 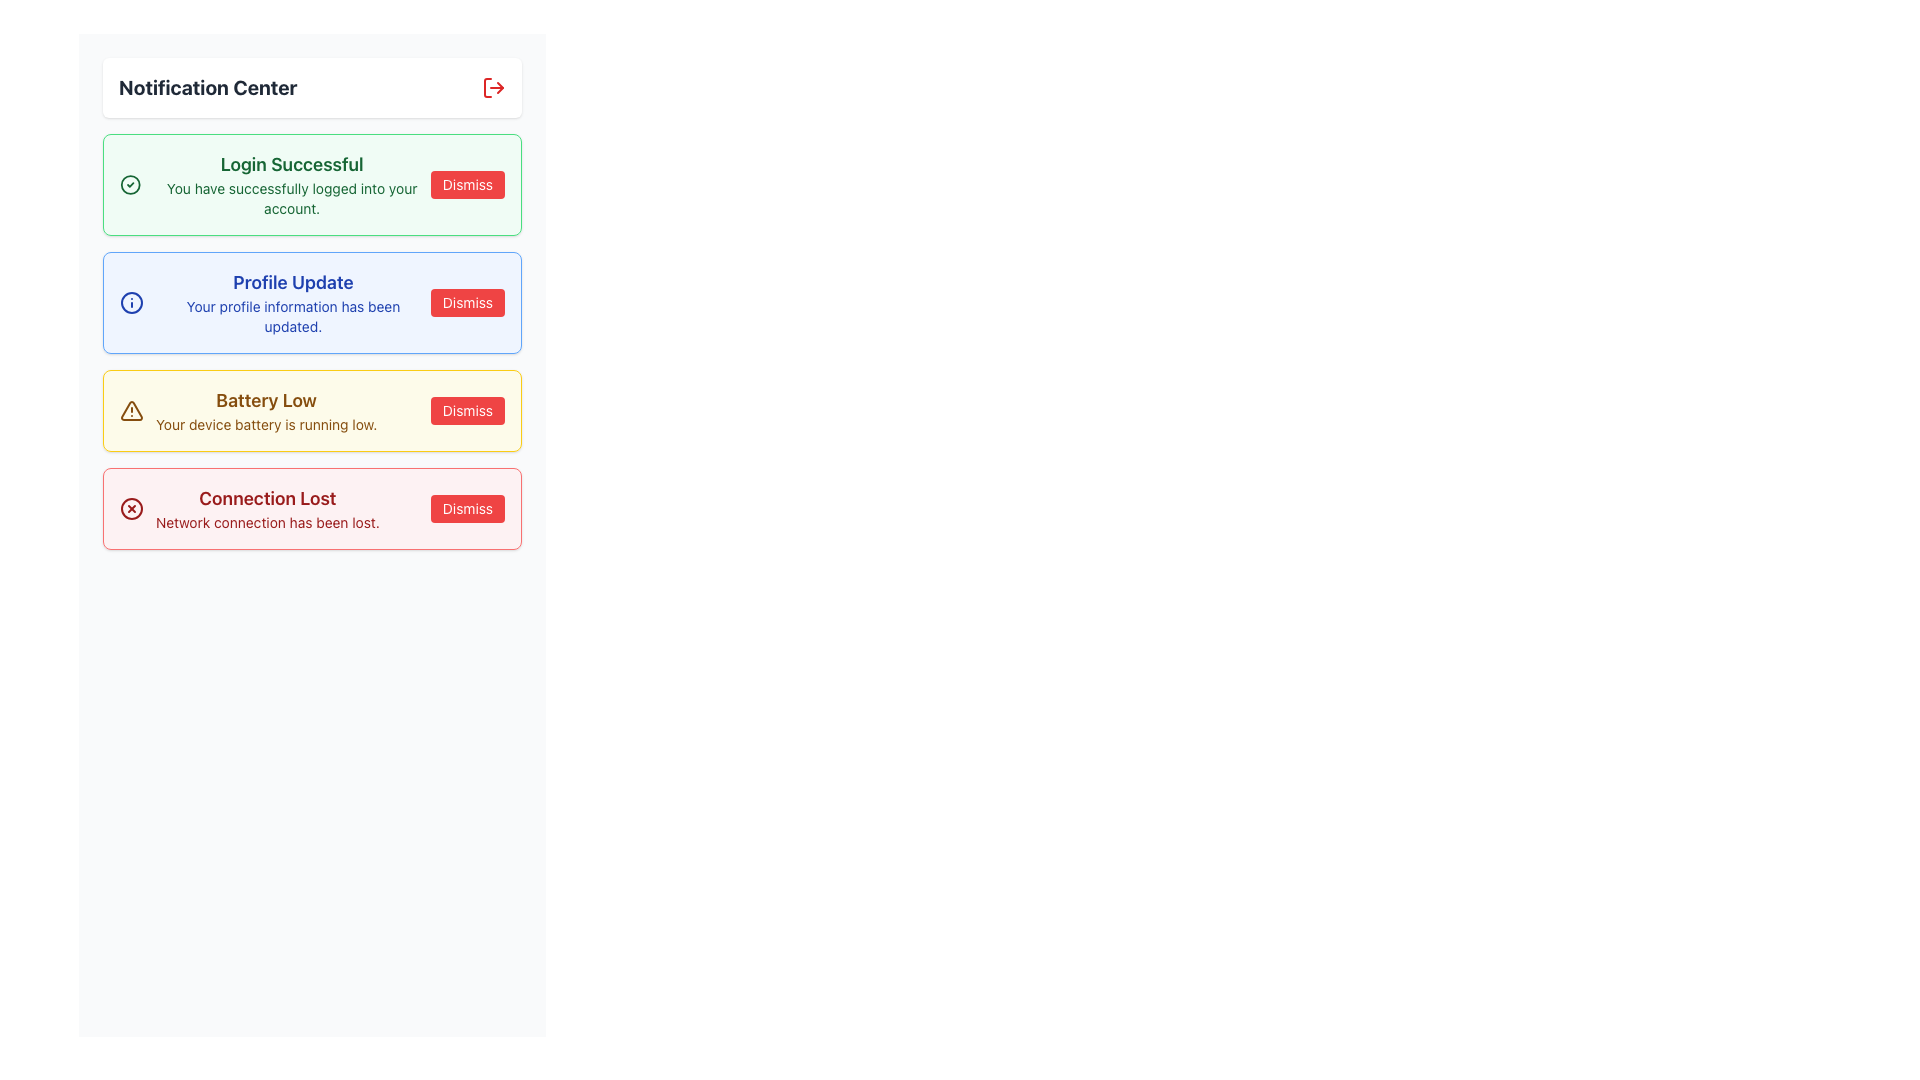 I want to click on the text display that informs the user about their device's low battery status, positioned below the 'Battery Low' title within the notification card, so click(x=265, y=423).